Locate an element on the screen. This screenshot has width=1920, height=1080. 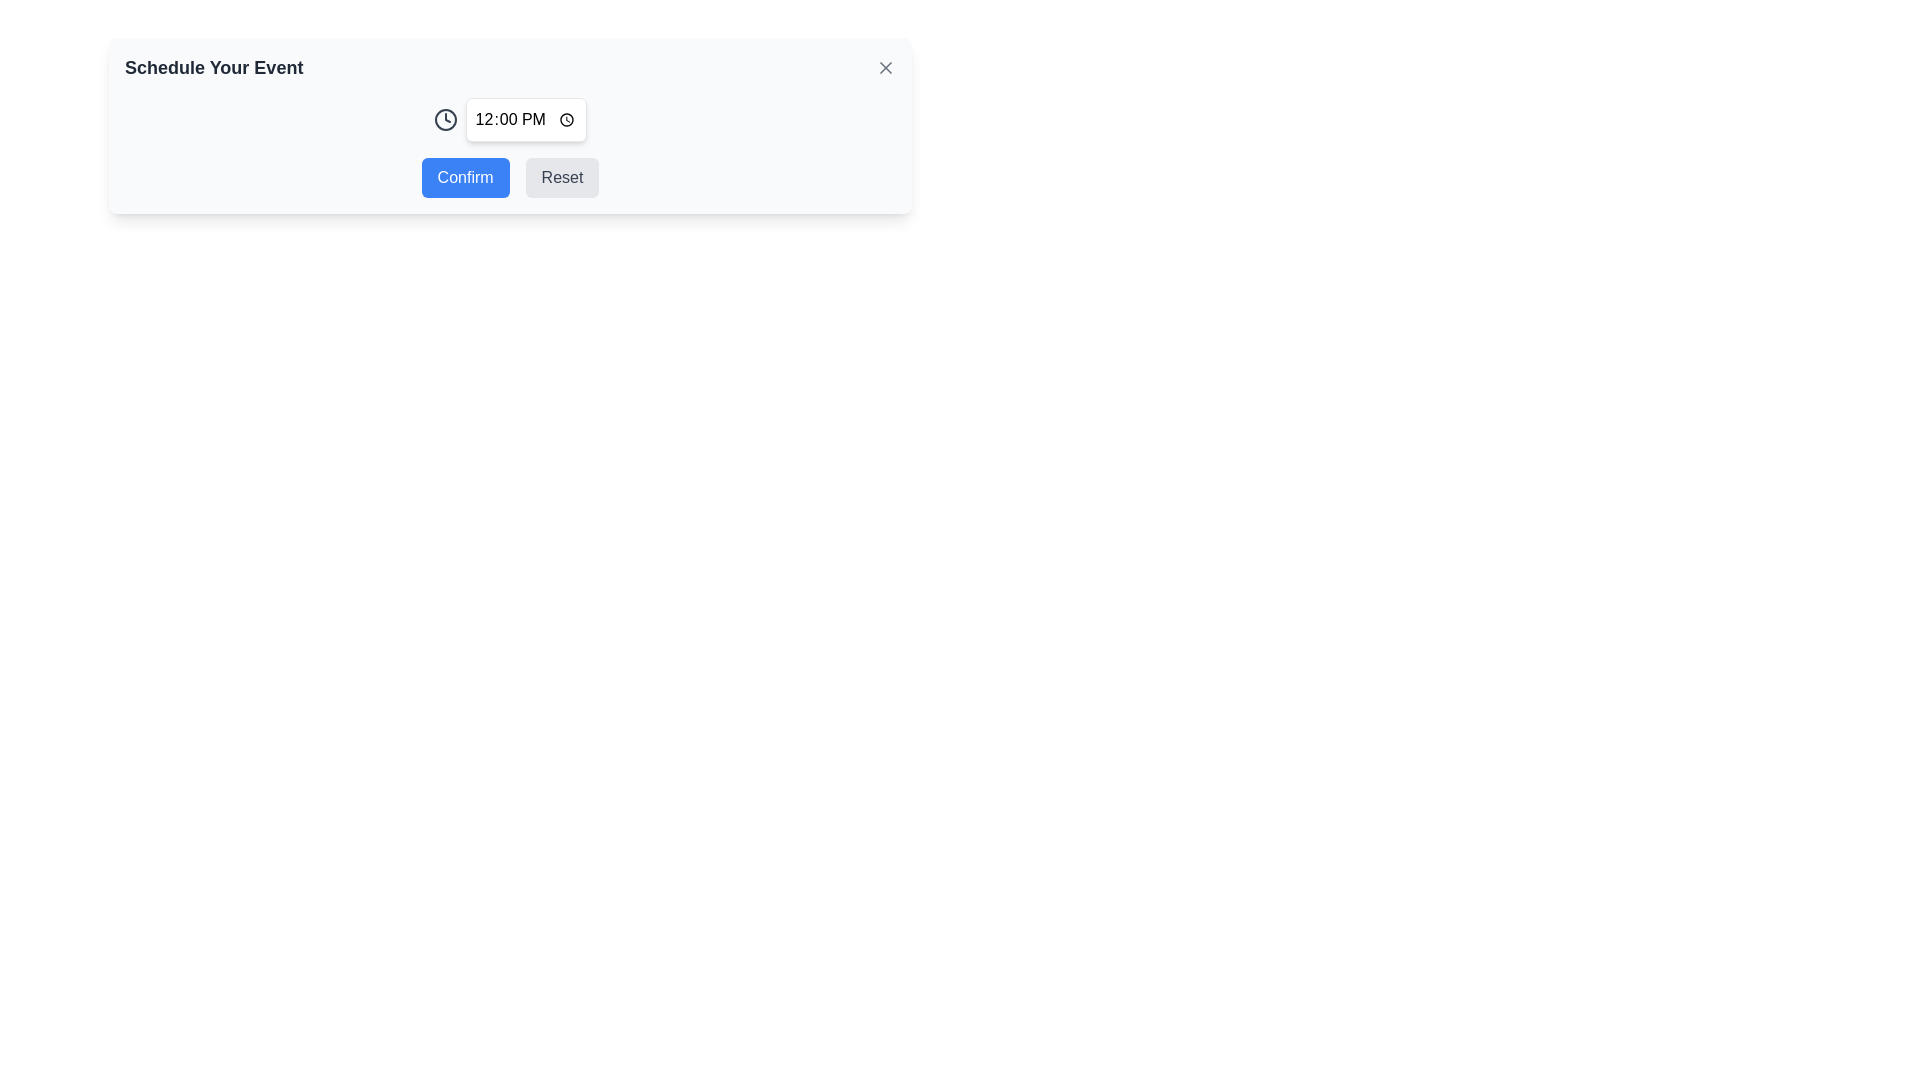
the Decorative SVG Circle that serves as the circular frame of the clock icon in the interface is located at coordinates (444, 119).